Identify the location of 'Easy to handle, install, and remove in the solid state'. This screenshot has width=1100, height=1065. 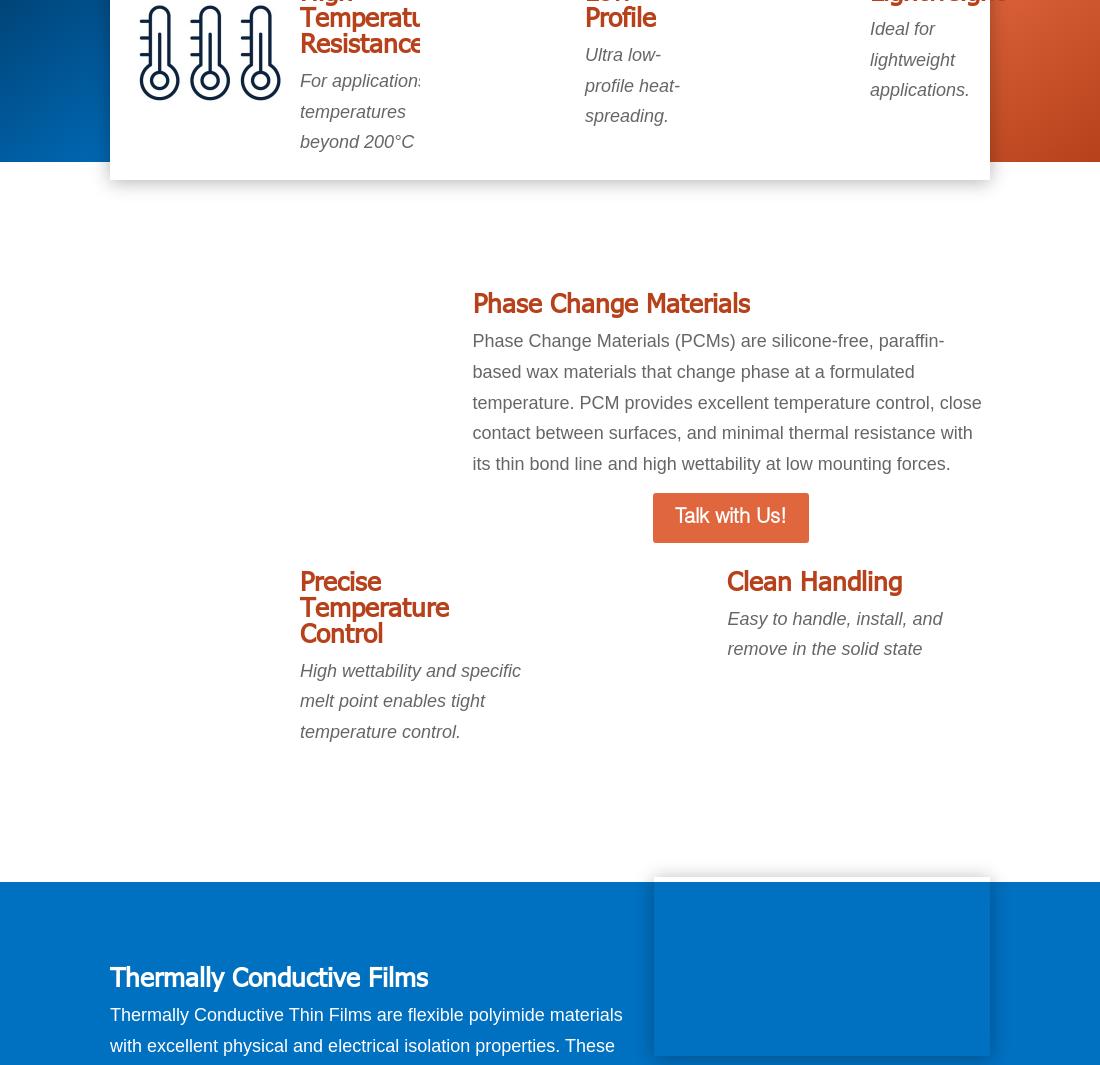
(833, 633).